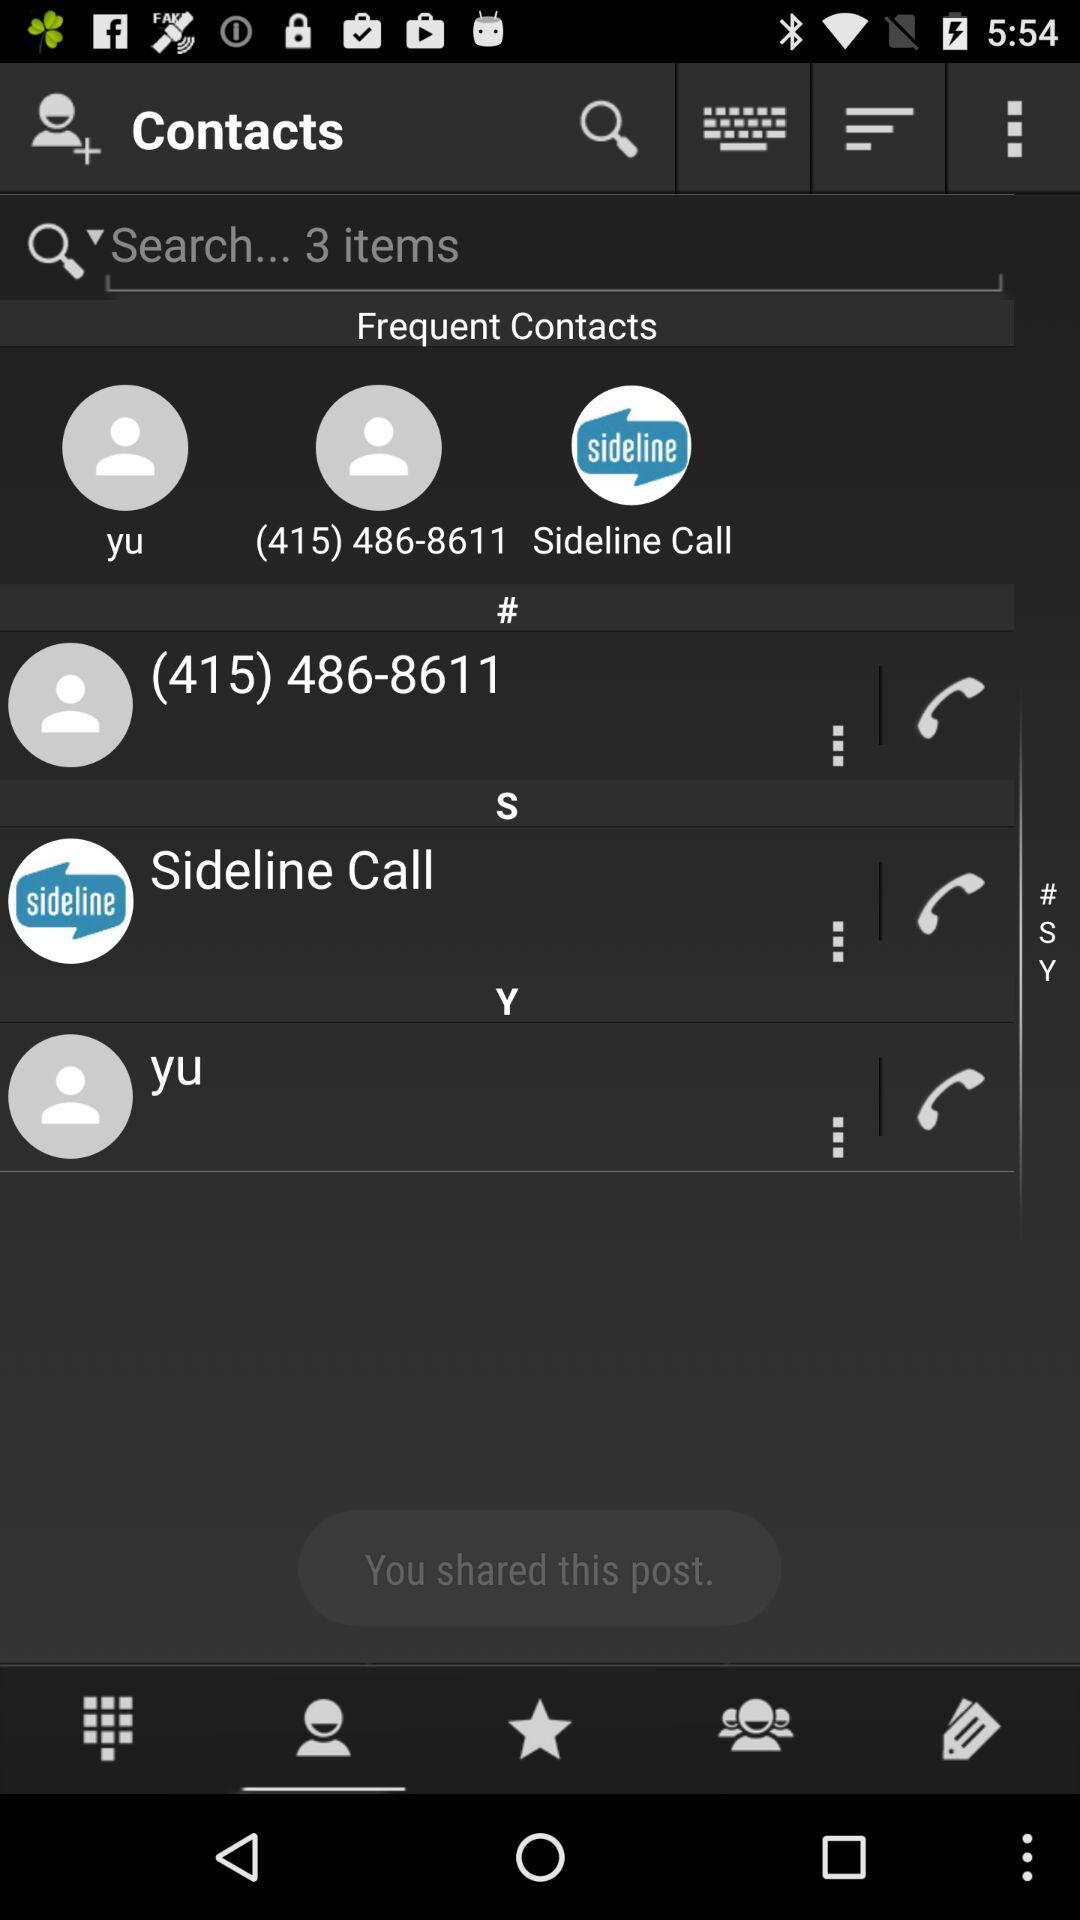 This screenshot has width=1080, height=1920. I want to click on show details, so click(878, 127).